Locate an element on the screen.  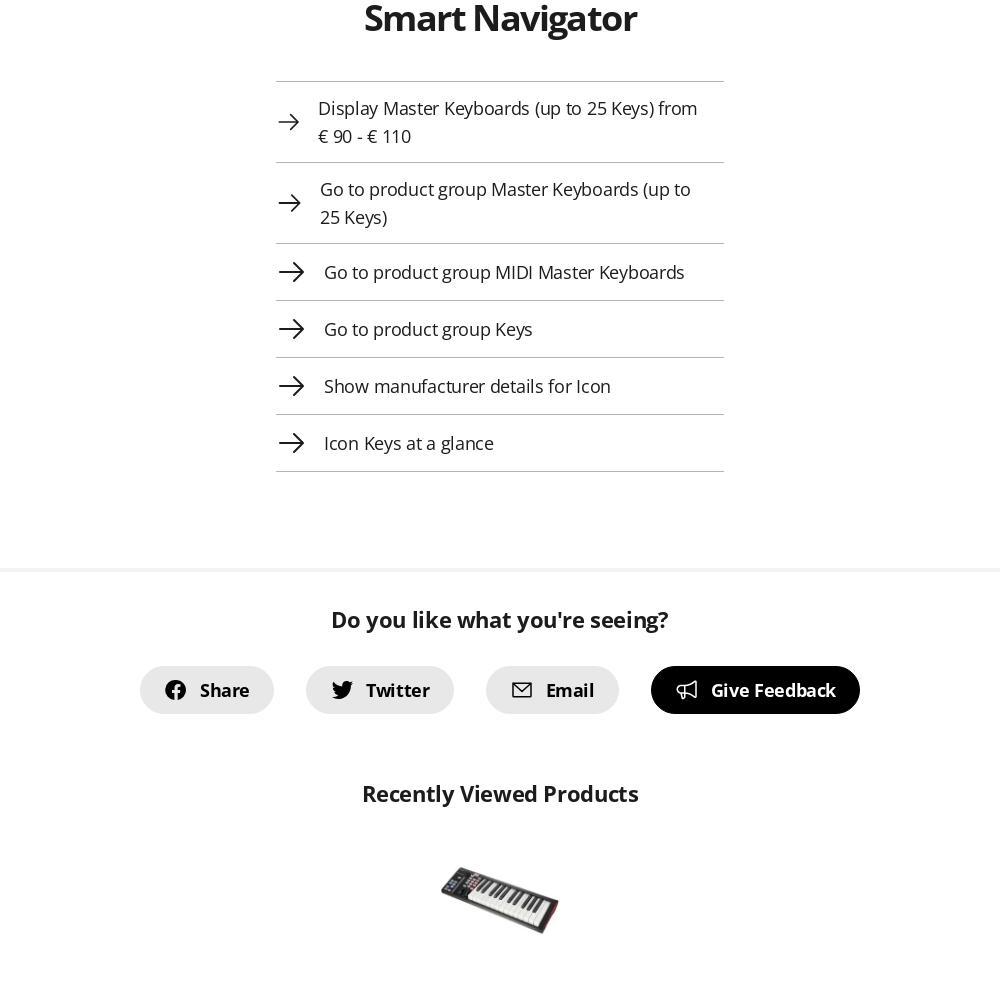
'Share' is located at coordinates (223, 690).